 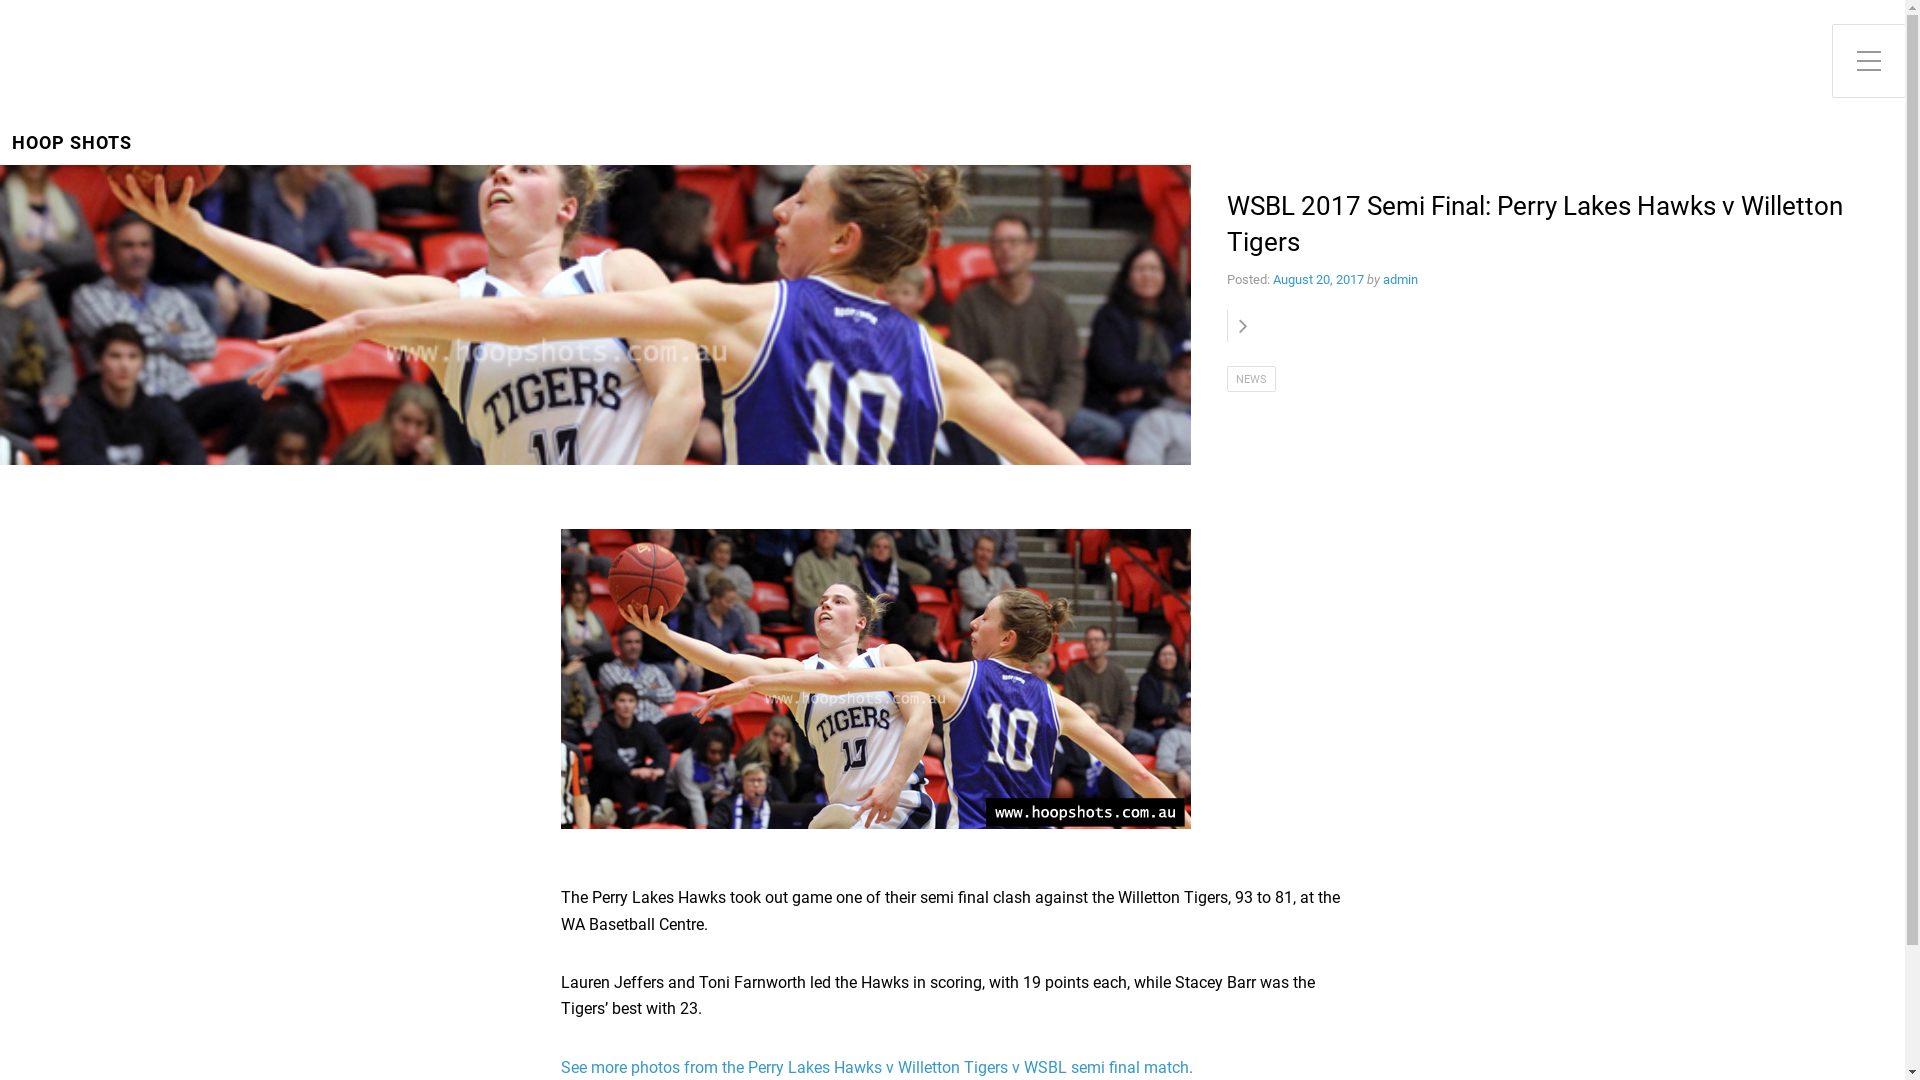 I want to click on 'NEWS', so click(x=1226, y=378).